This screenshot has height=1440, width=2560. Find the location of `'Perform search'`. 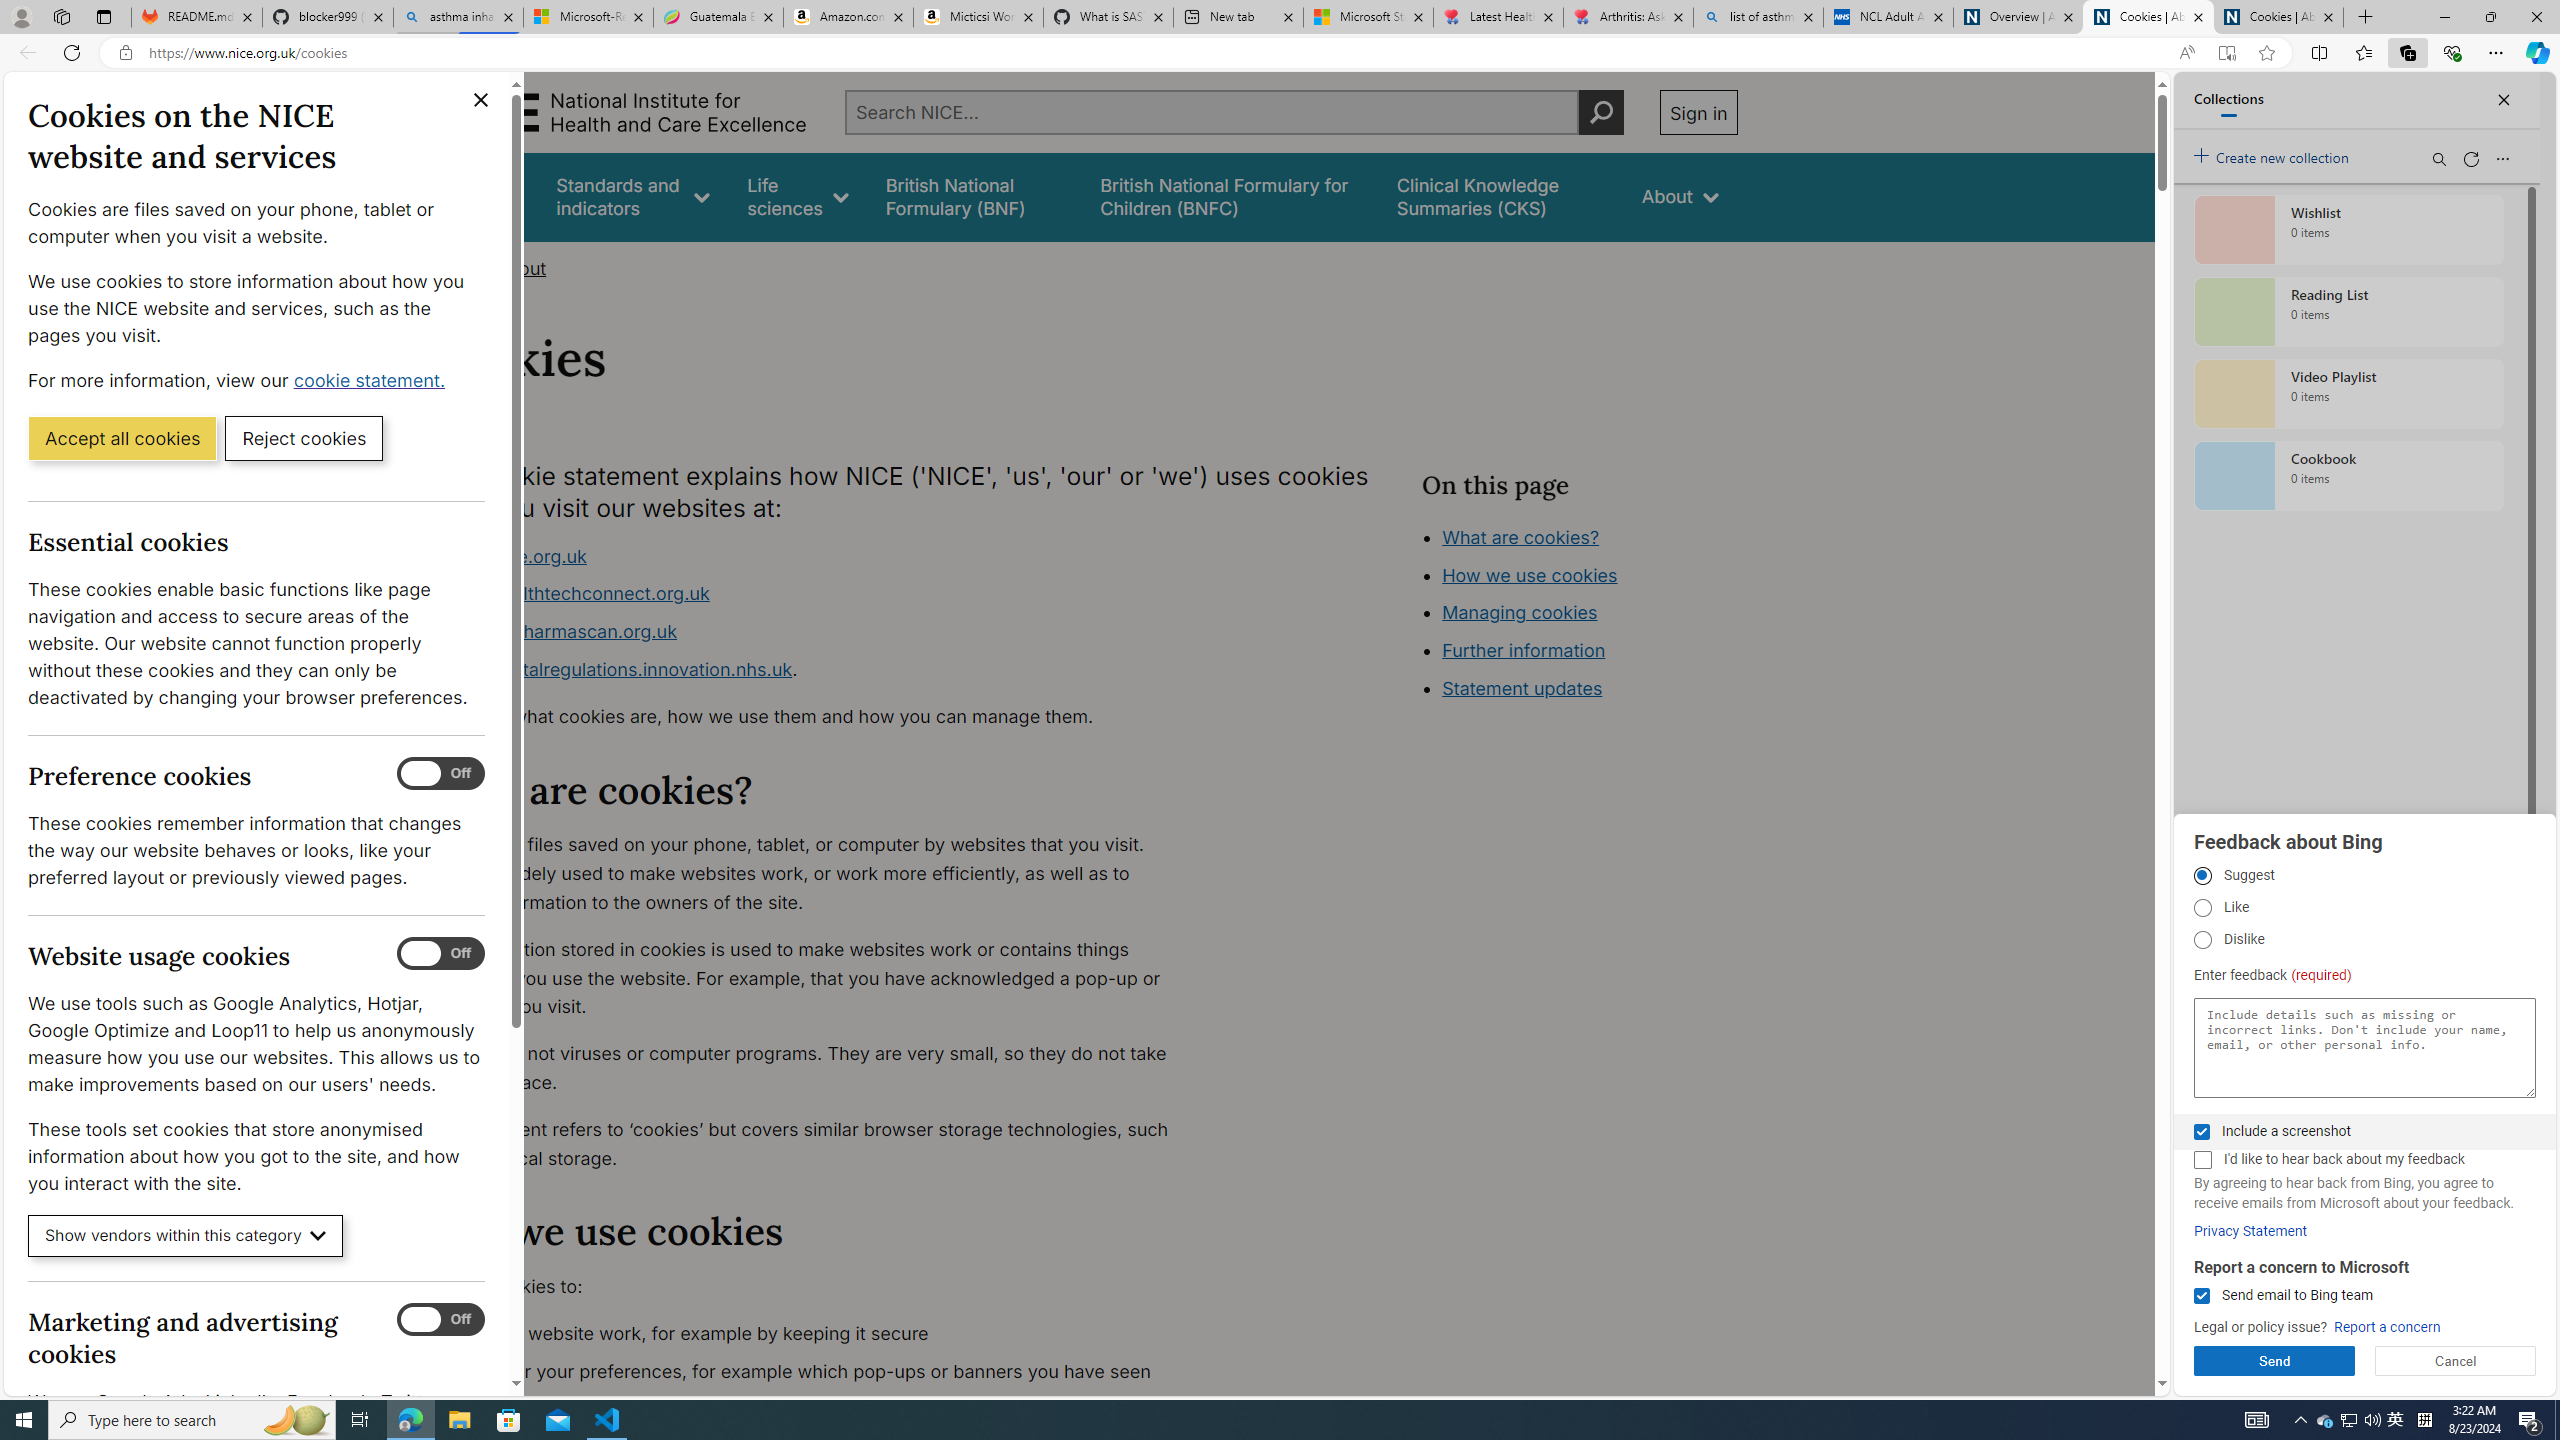

'Perform search' is located at coordinates (1599, 111).